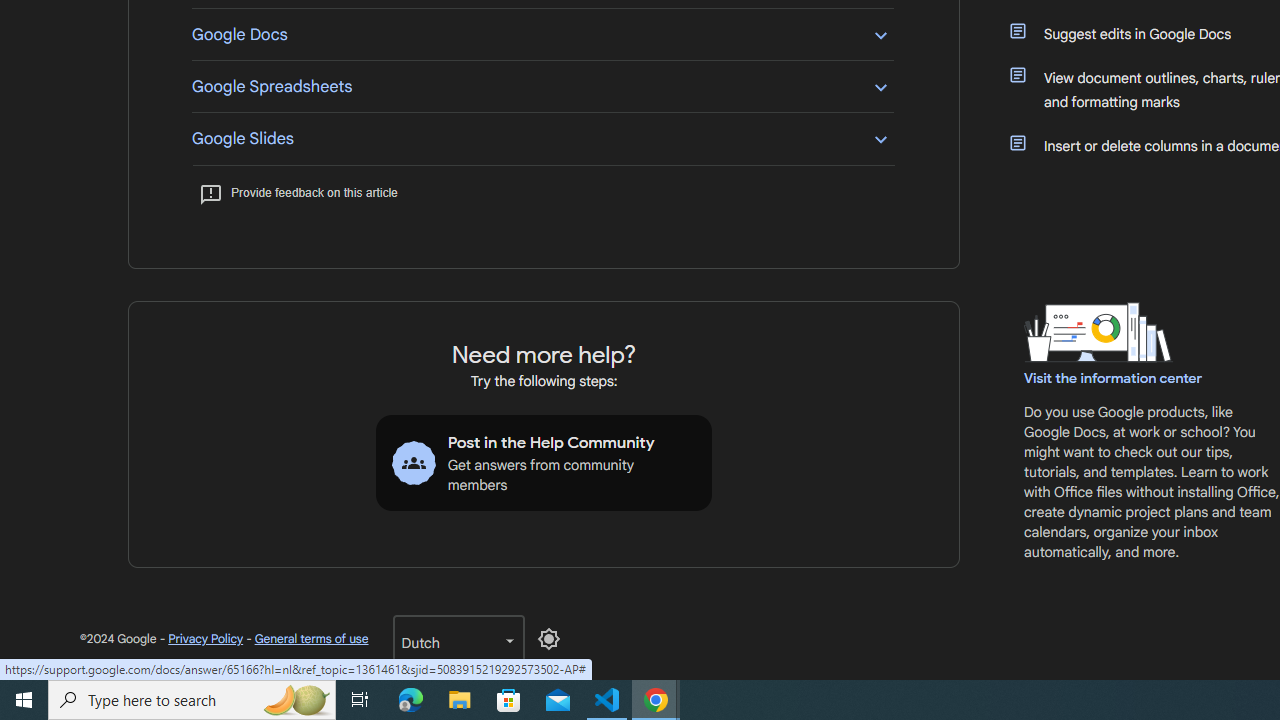 Image resolution: width=1280 pixels, height=720 pixels. I want to click on 'Visit the information center', so click(1112, 378).